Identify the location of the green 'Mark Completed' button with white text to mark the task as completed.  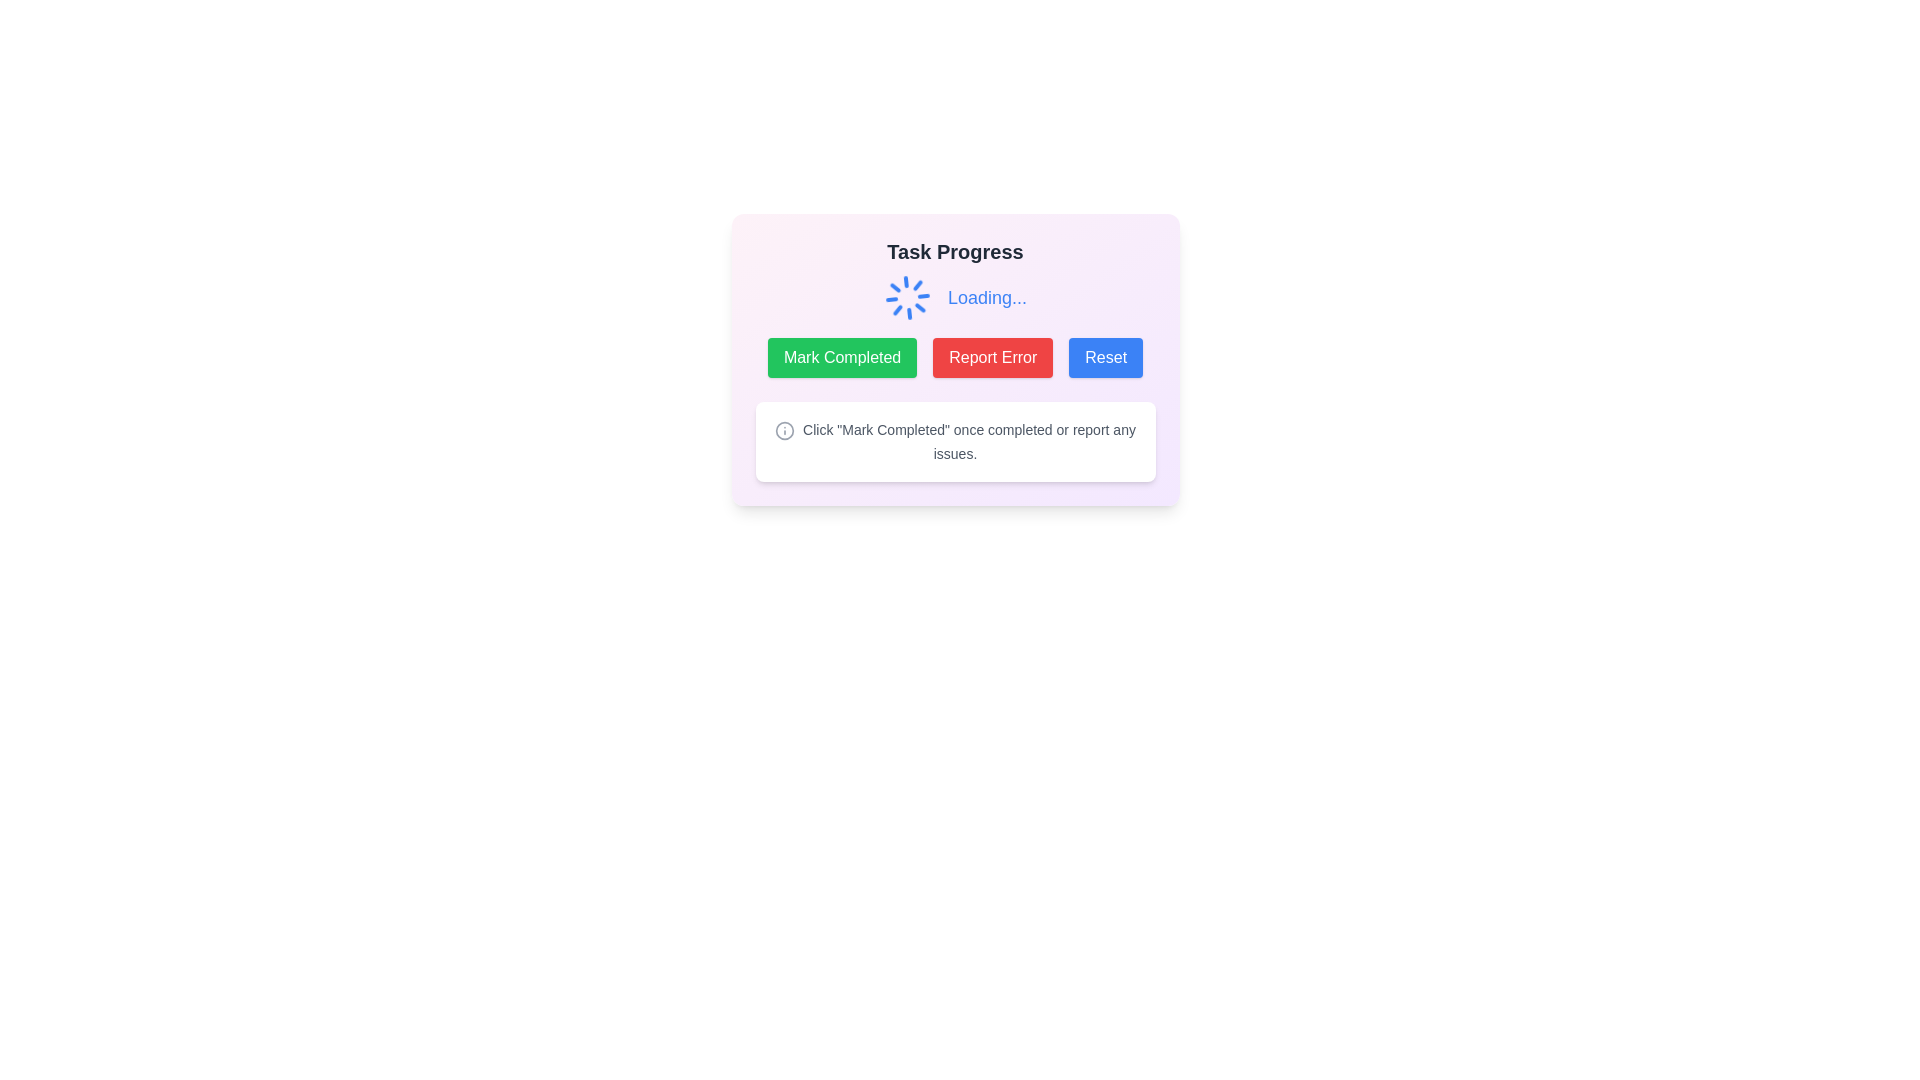
(842, 357).